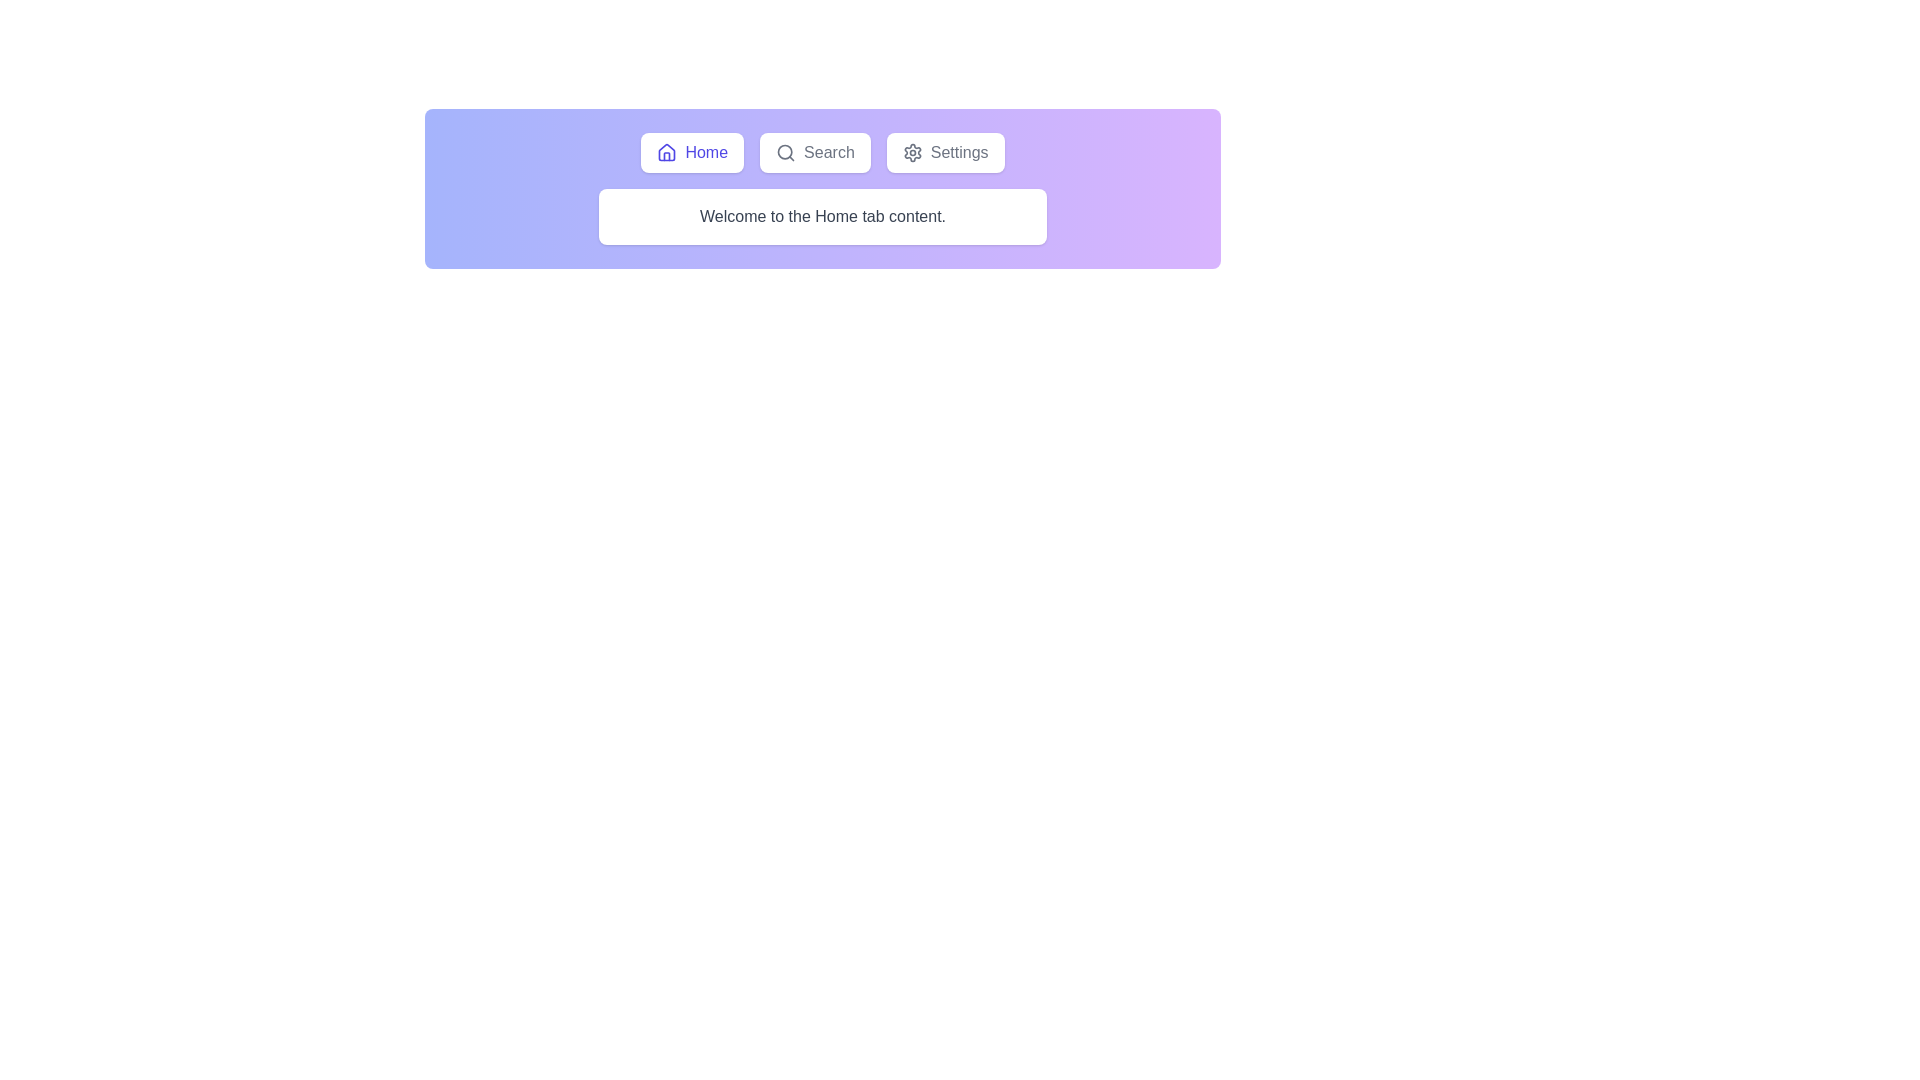  What do you see at coordinates (911, 152) in the screenshot?
I see `the 'Settings' icon located on the rightmost end of the horizontal navigation bar` at bounding box center [911, 152].